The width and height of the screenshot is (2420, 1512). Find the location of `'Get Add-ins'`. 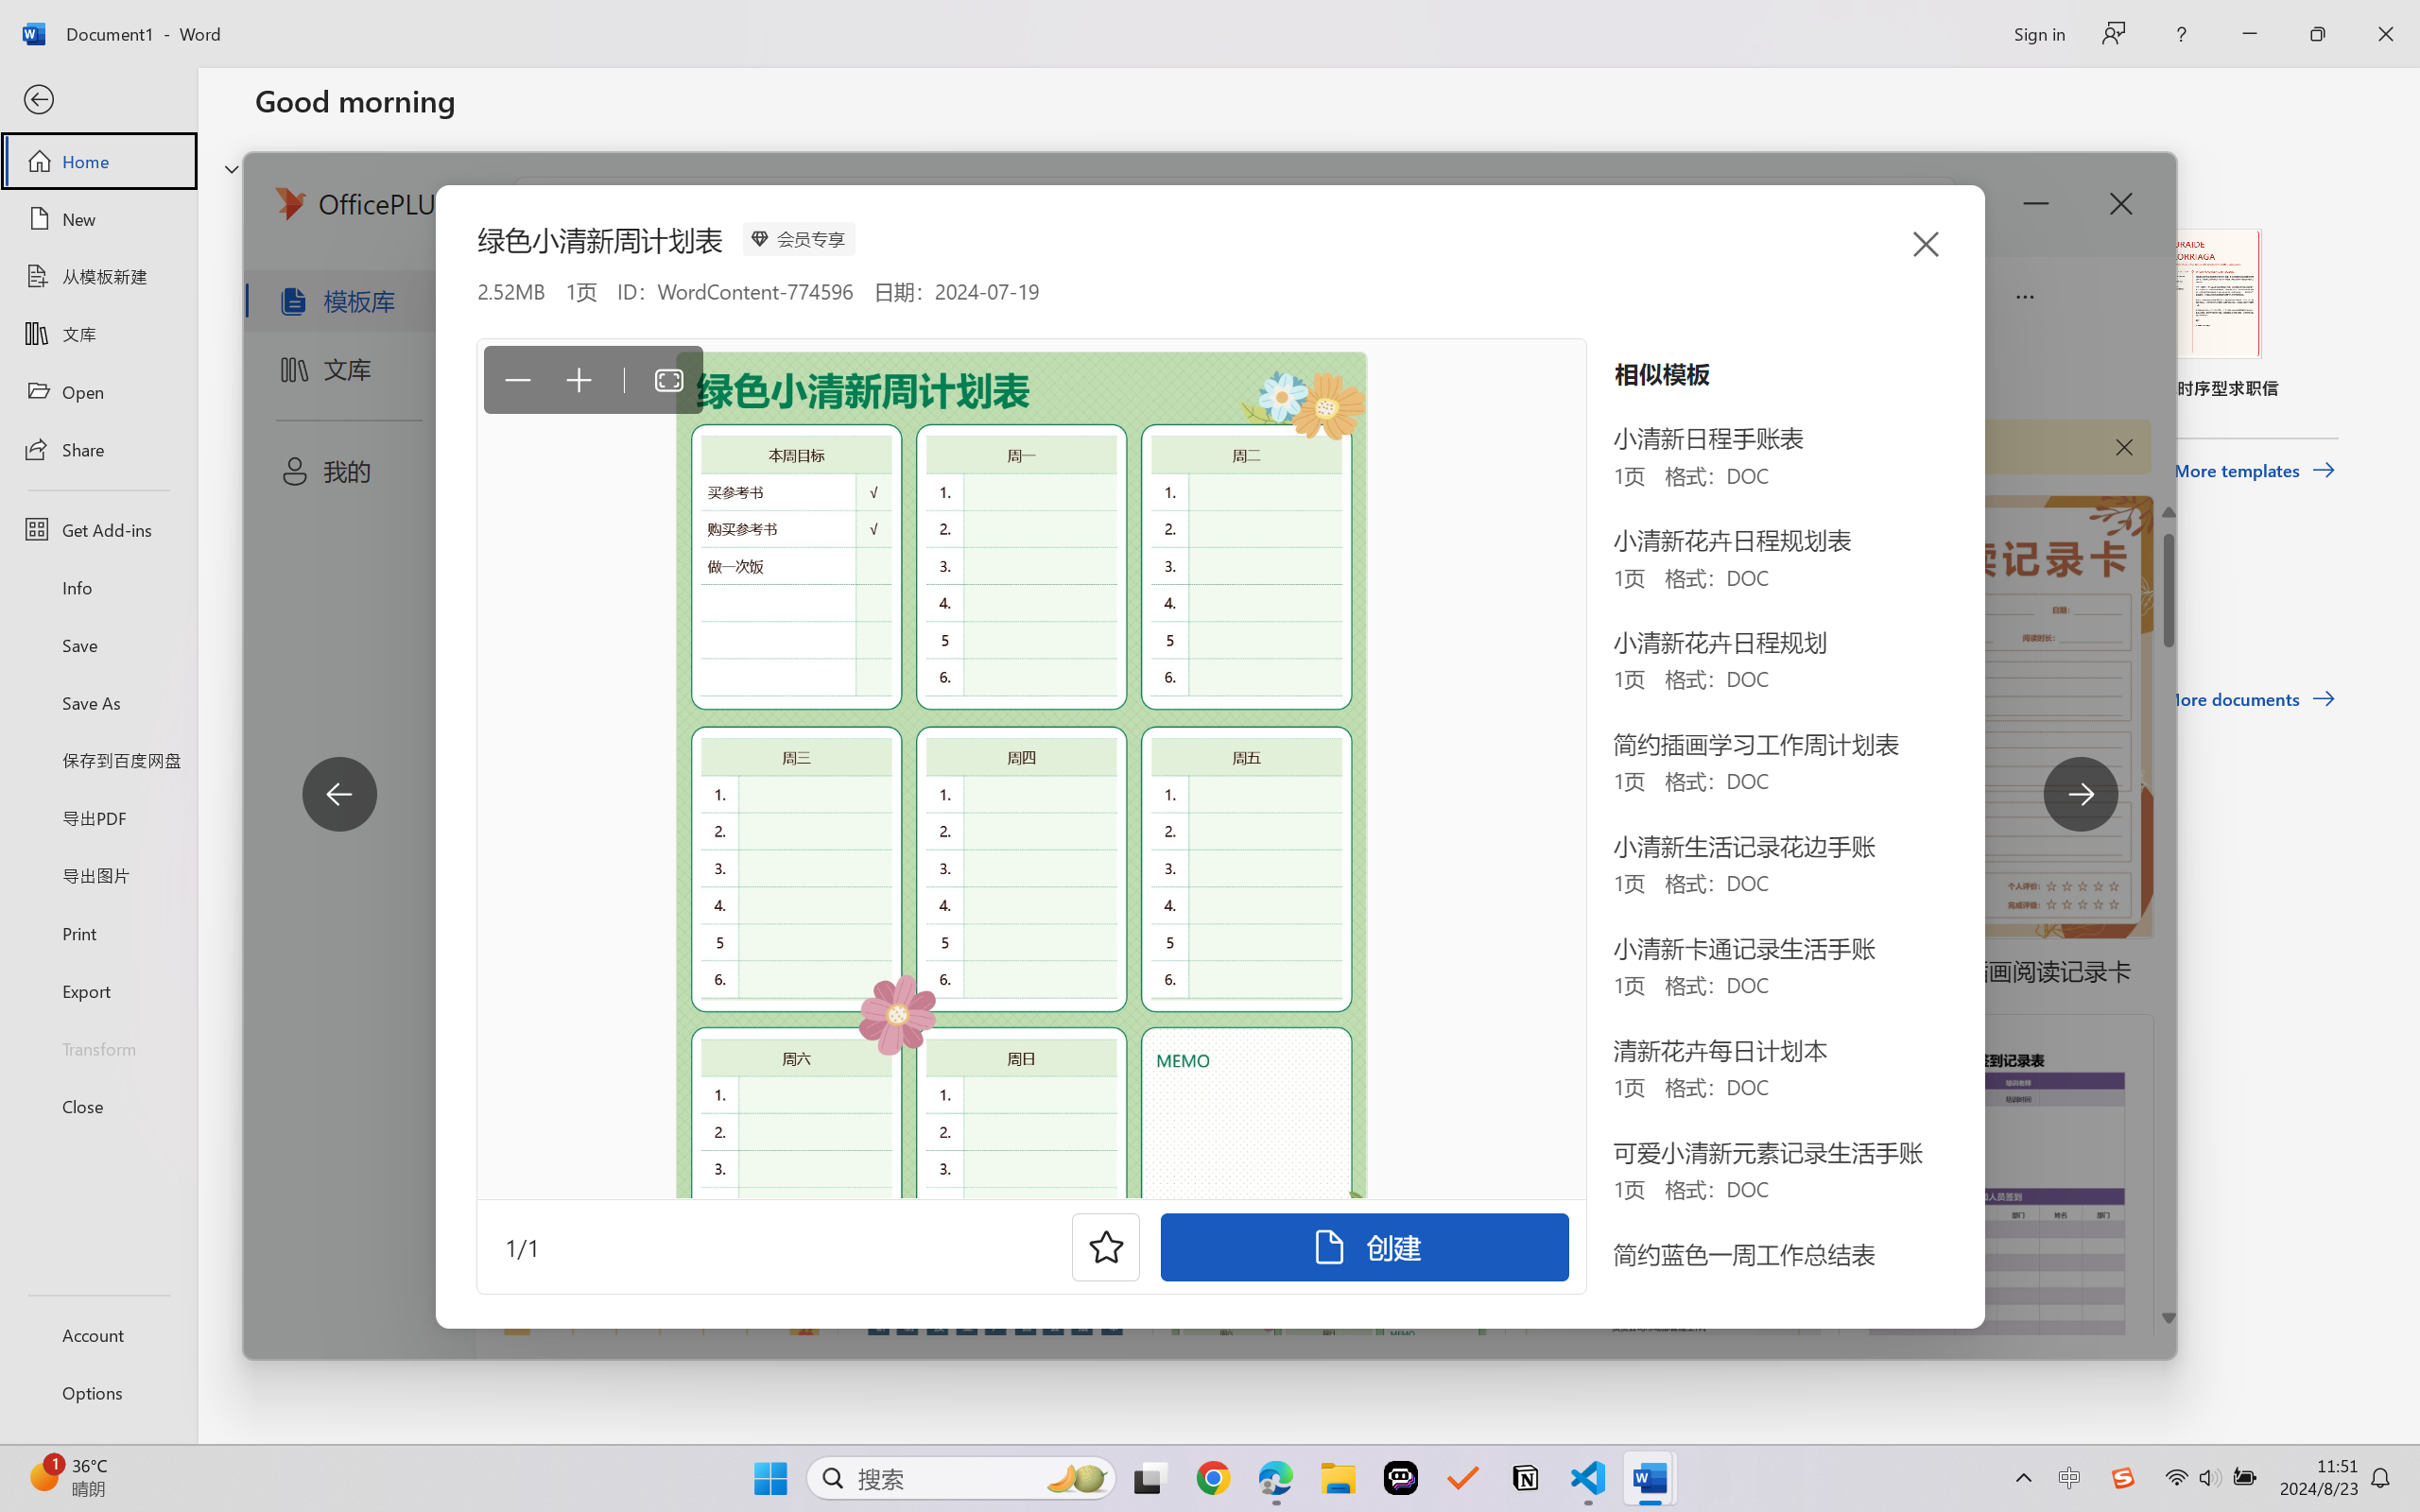

'Get Add-ins' is located at coordinates (97, 528).